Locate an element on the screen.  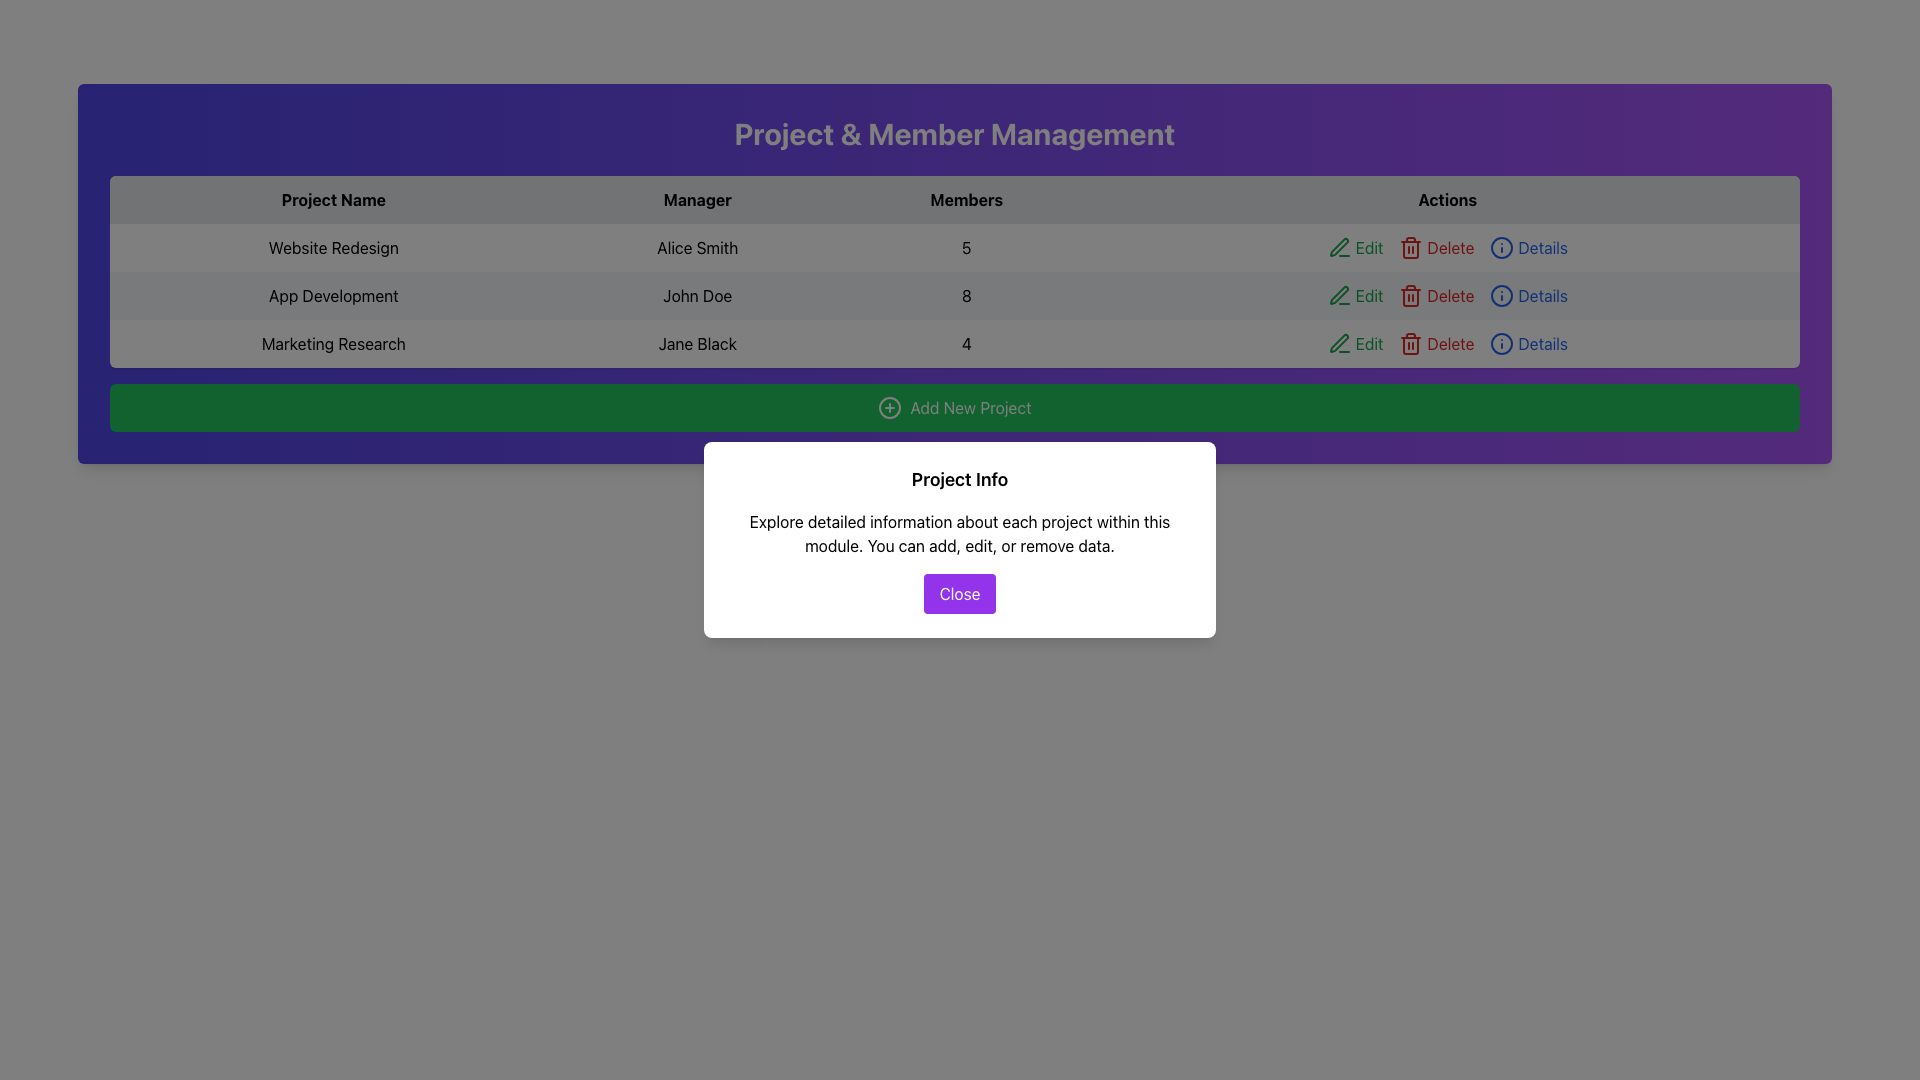
the prominent red 'Delete' button with a trash bin icon to initiate a delete action is located at coordinates (1435, 342).